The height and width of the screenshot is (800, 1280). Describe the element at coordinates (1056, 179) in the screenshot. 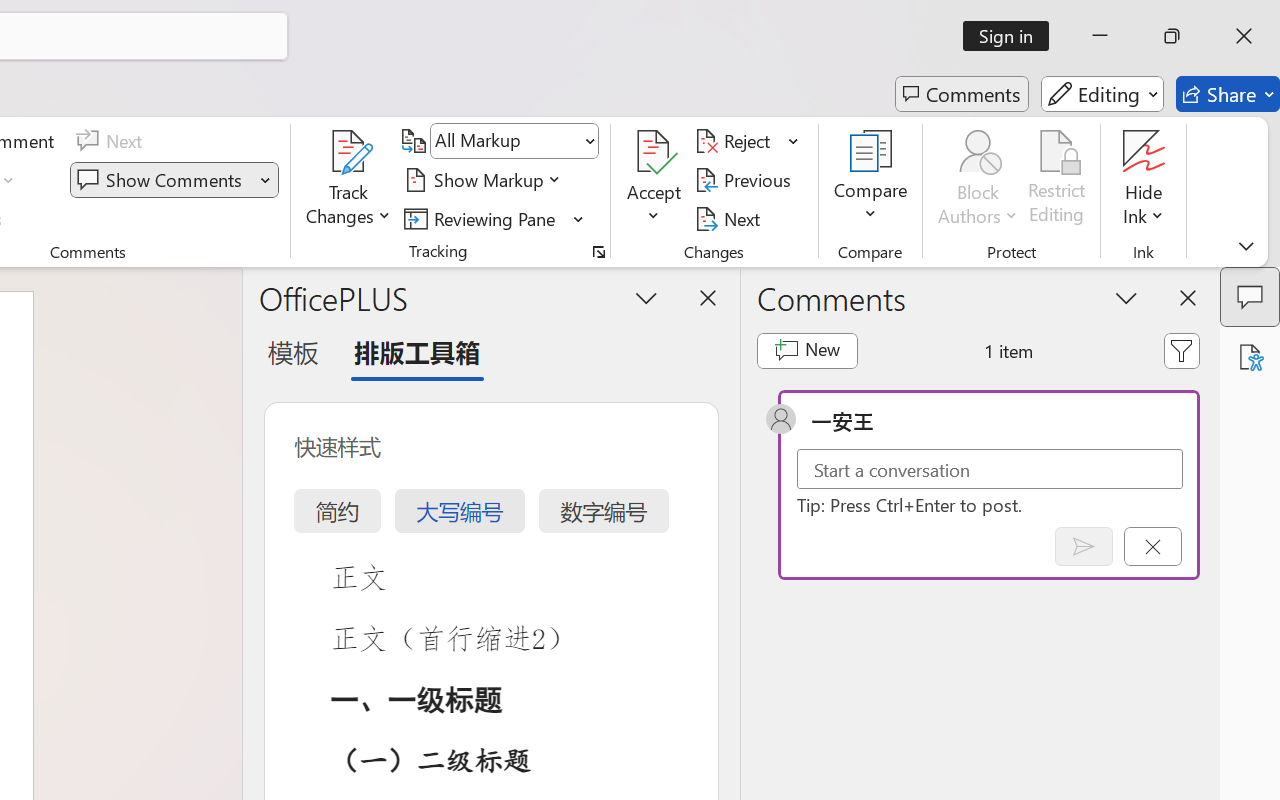

I see `'Restrict Editing'` at that location.